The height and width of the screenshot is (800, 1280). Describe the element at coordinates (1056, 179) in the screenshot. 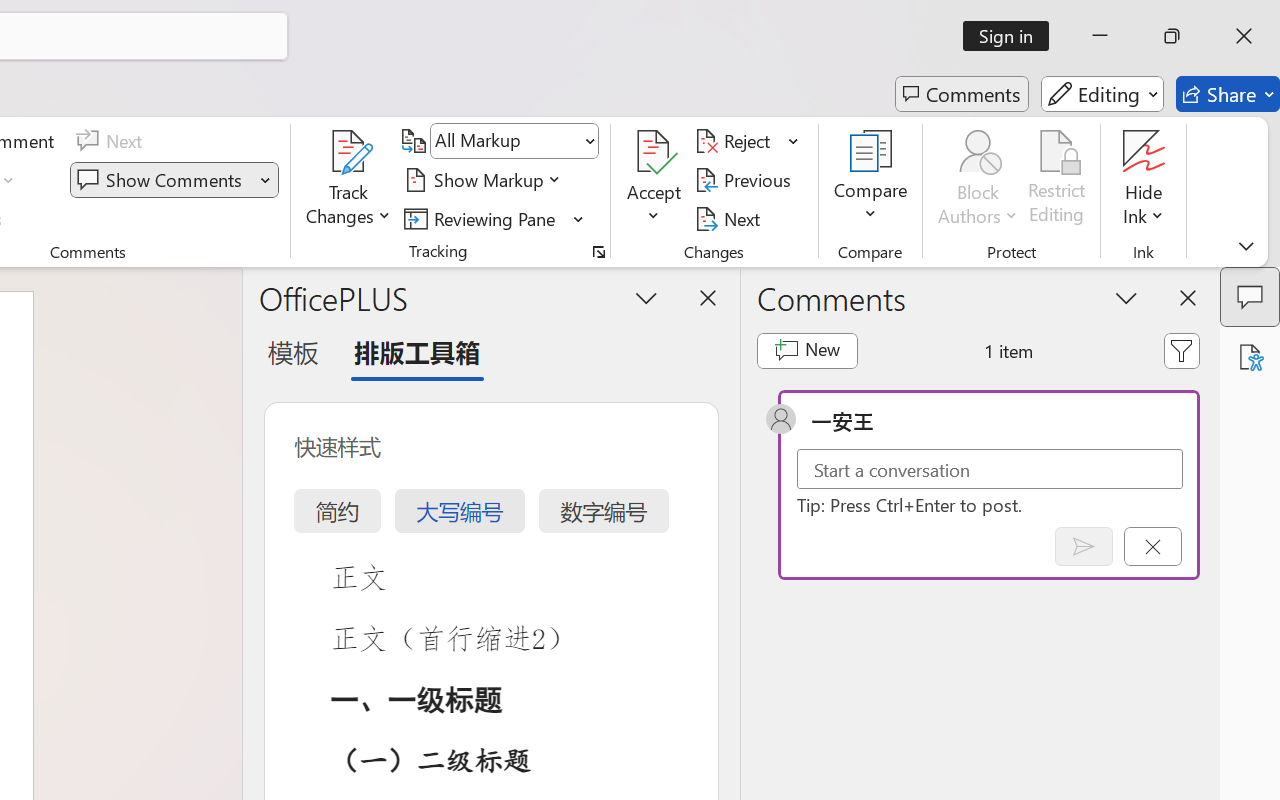

I see `'Restrict Editing'` at that location.